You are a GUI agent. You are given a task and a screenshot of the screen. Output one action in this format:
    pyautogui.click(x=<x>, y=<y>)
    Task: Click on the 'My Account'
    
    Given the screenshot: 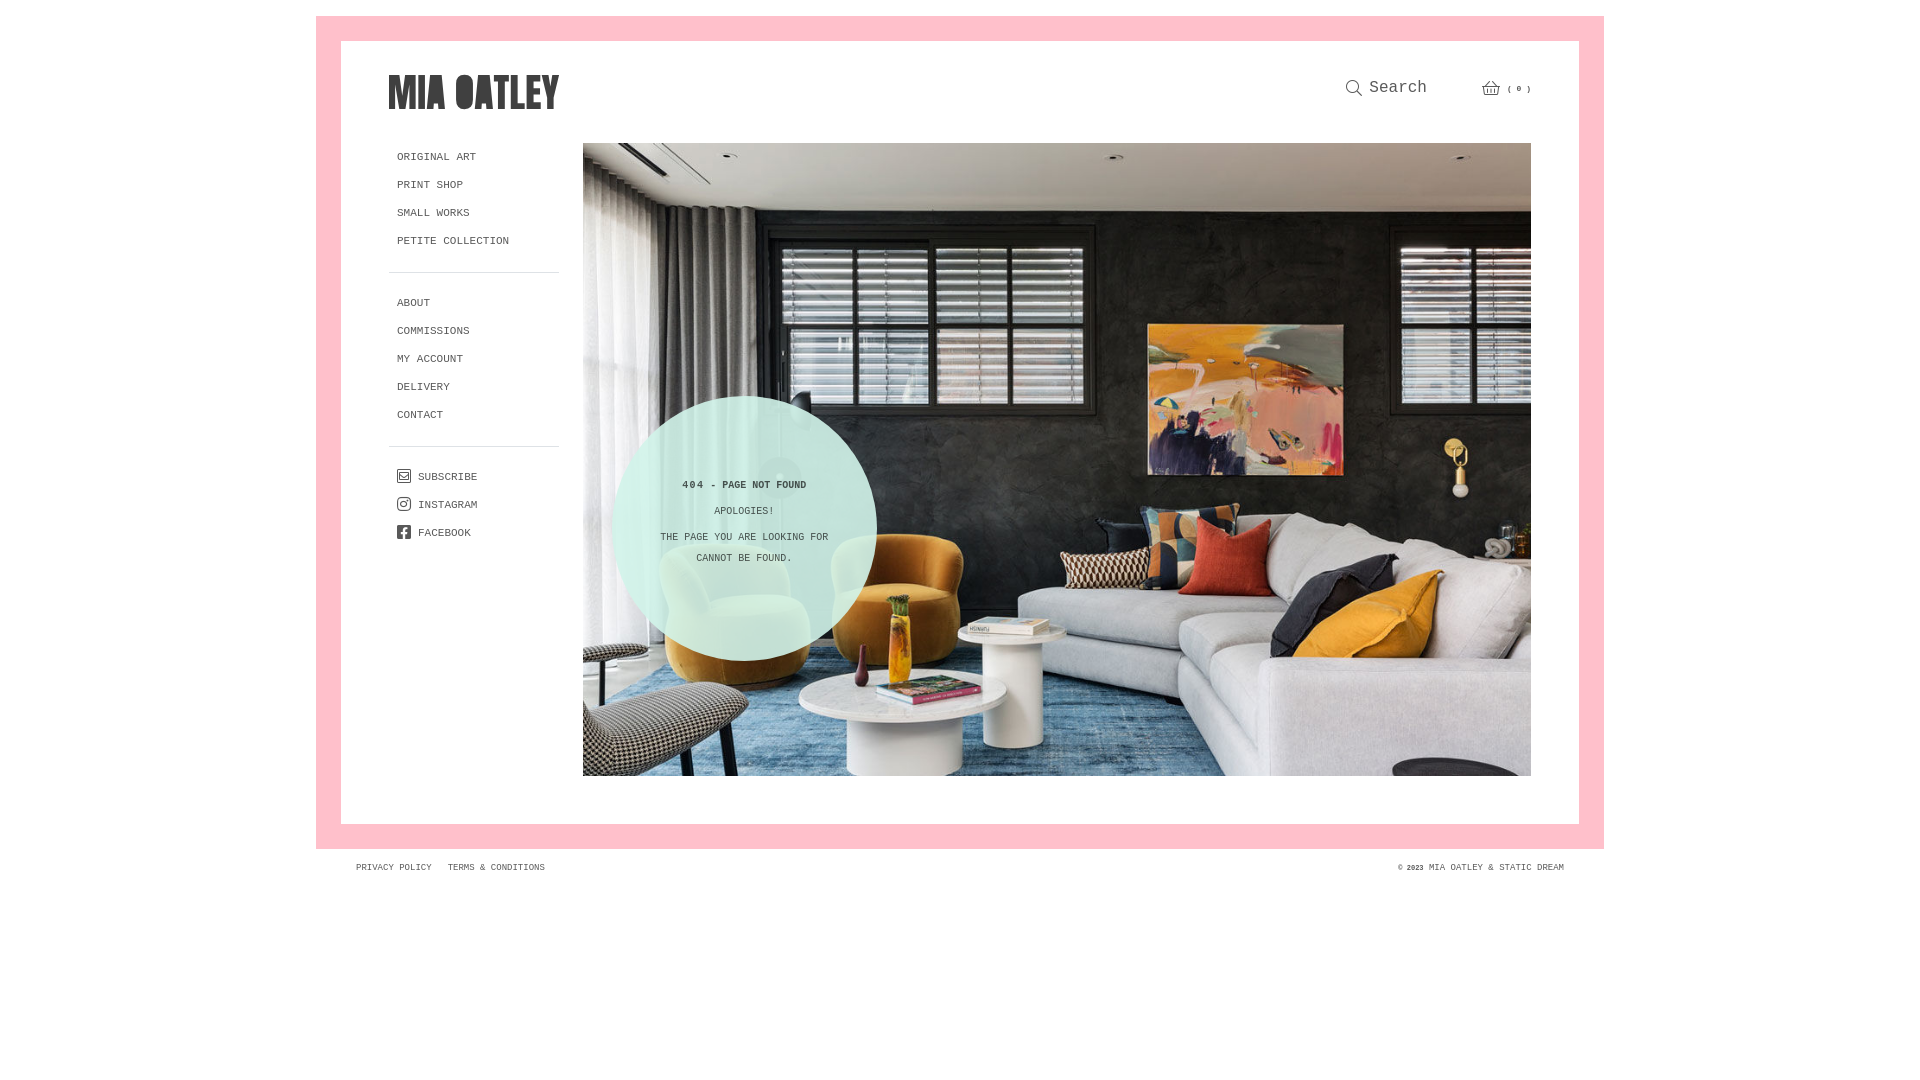 What is the action you would take?
    pyautogui.click(x=388, y=358)
    